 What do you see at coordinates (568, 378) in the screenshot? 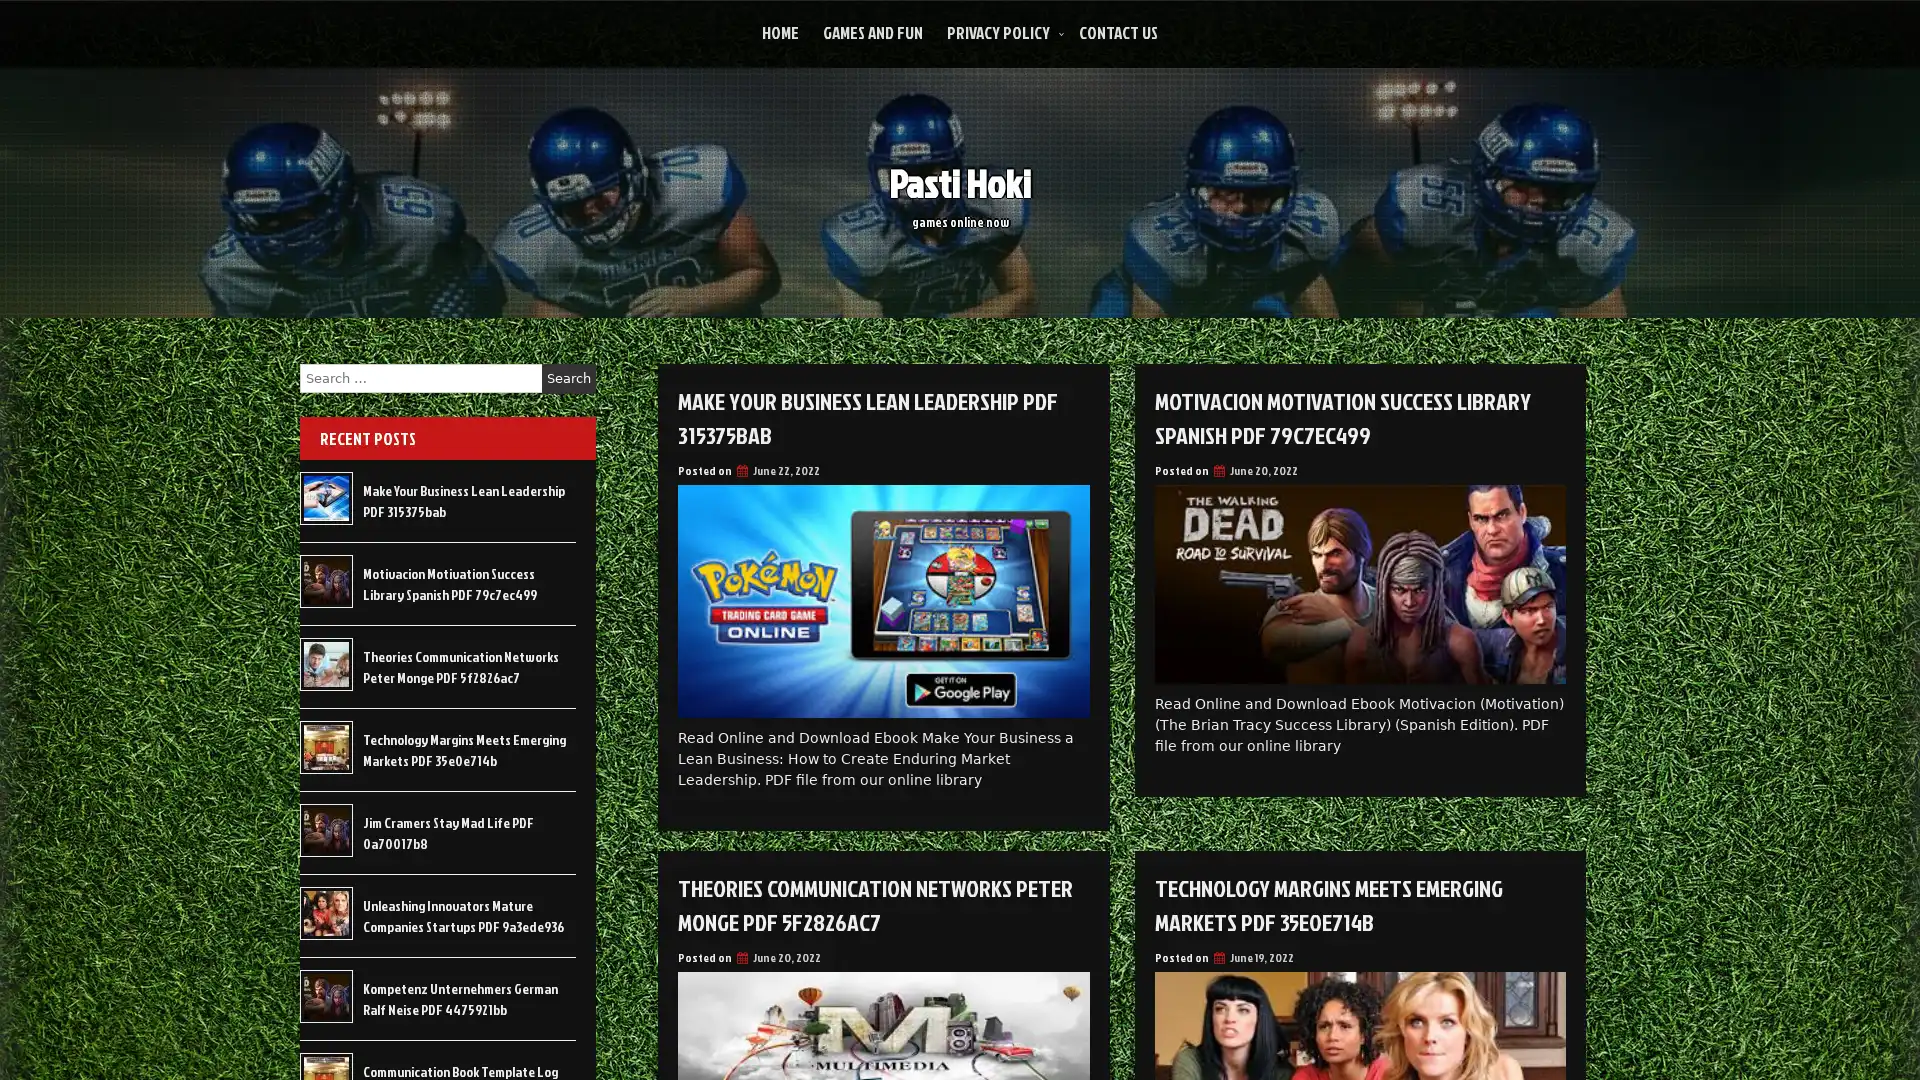
I see `Search` at bounding box center [568, 378].